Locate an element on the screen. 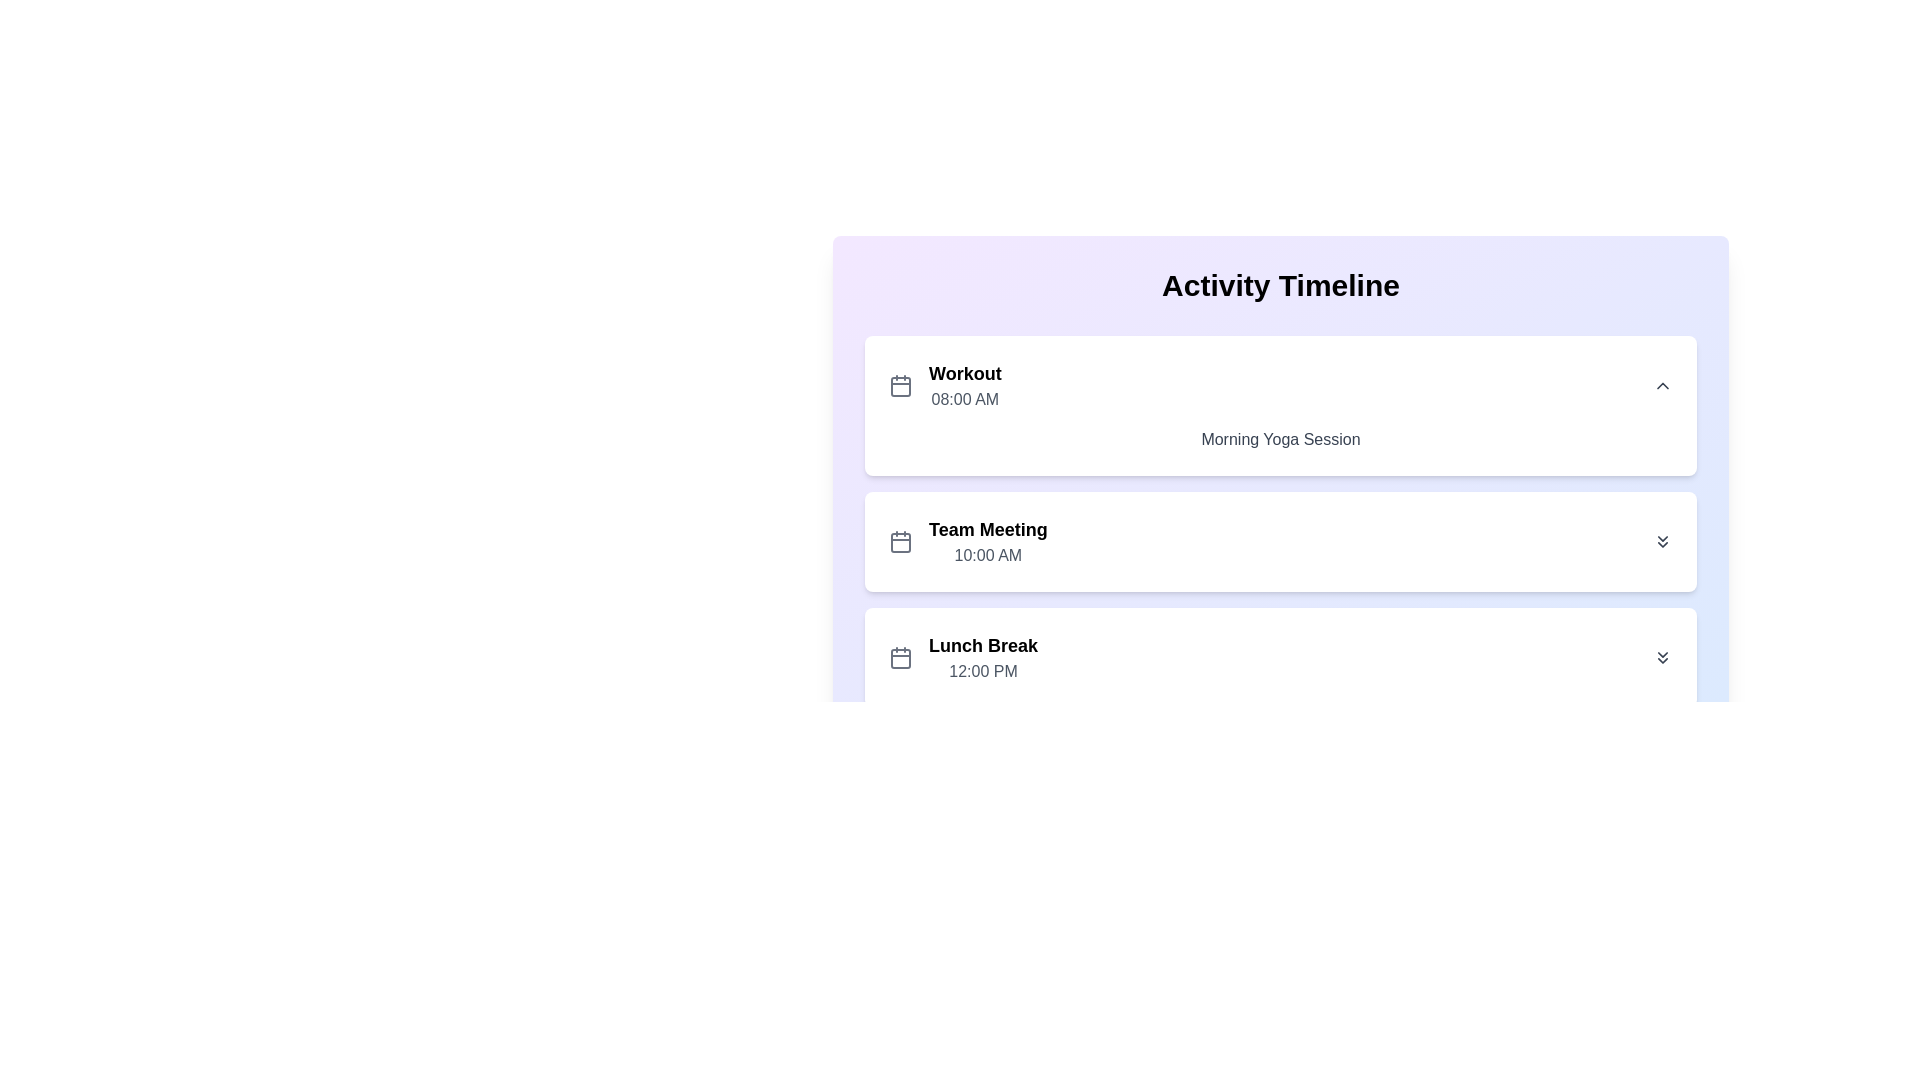 This screenshot has width=1920, height=1080. the 'Workout' text element, which is bold and displays '08:00 AM' in a smaller gray font, located in the top left corner of the first activity card in the vertical timeline is located at coordinates (965, 385).